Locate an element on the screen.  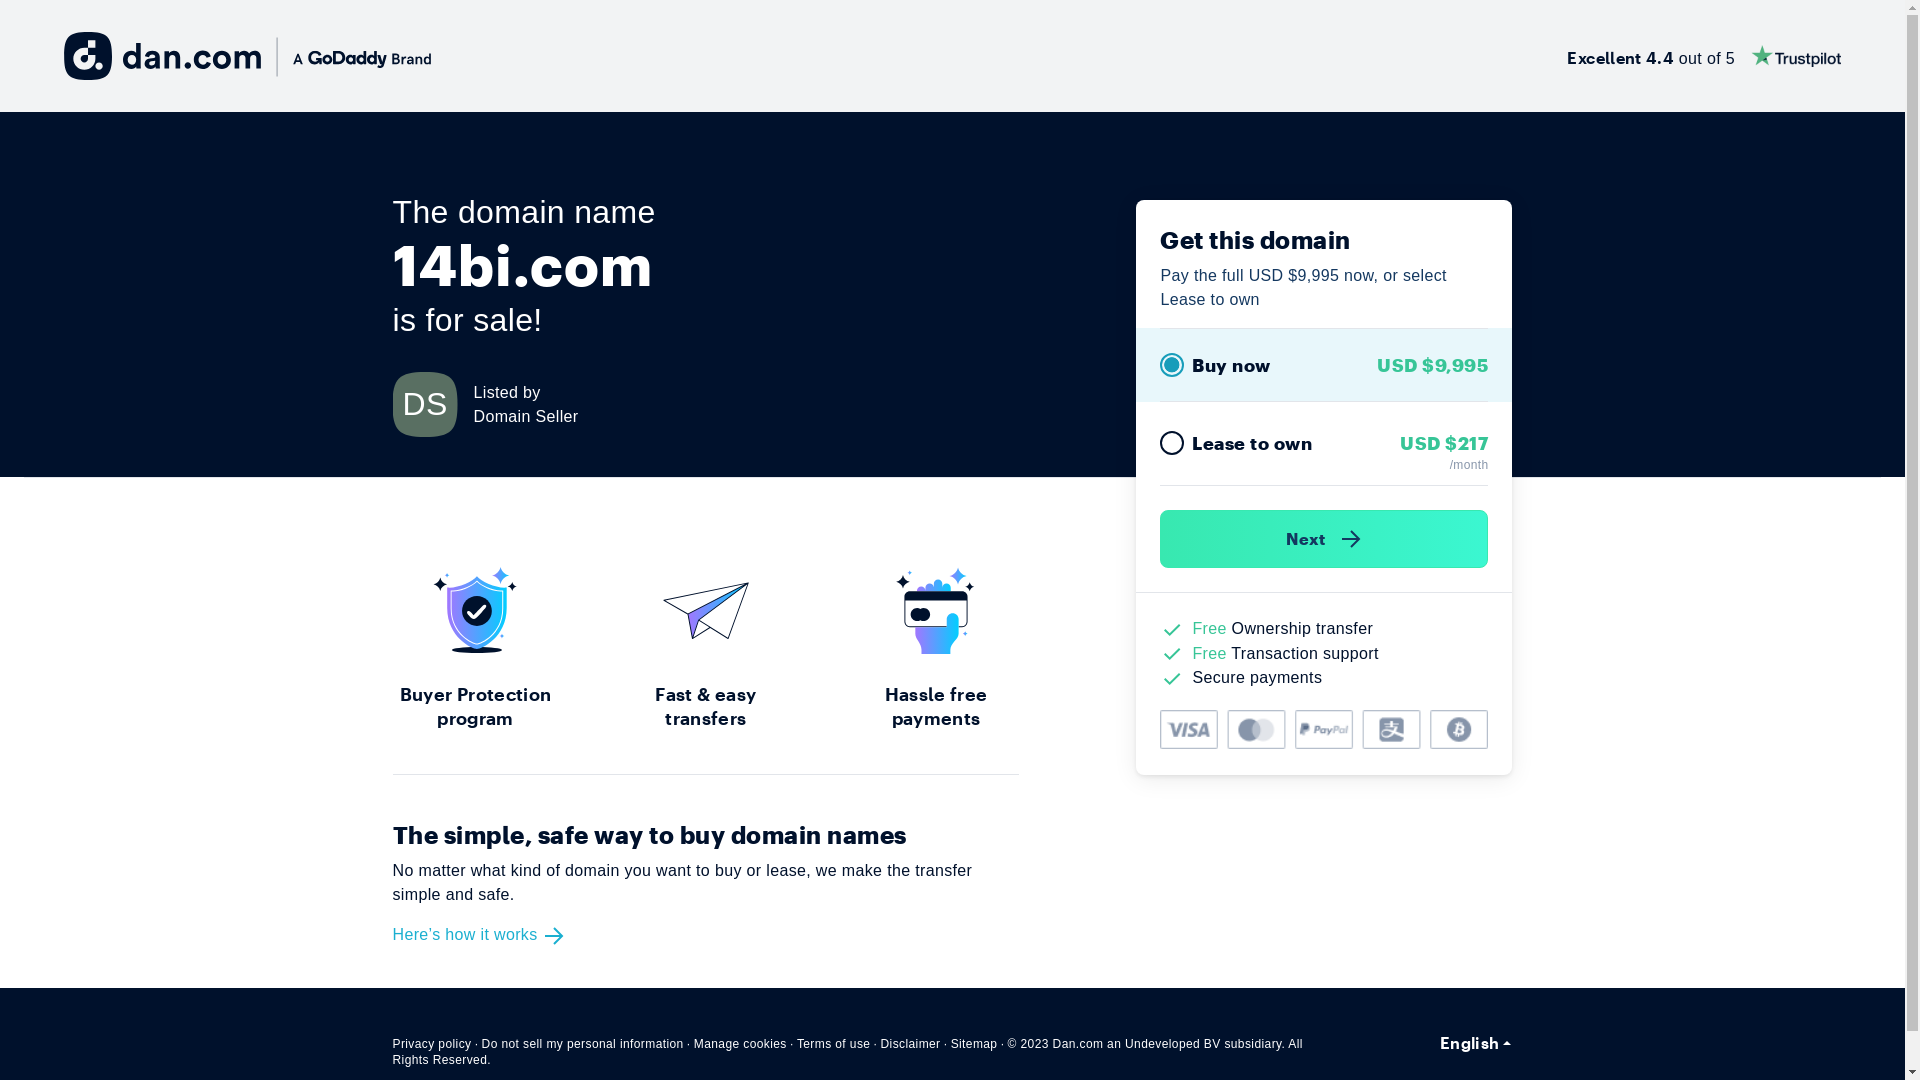
'Privacy policy' is located at coordinates (430, 1043).